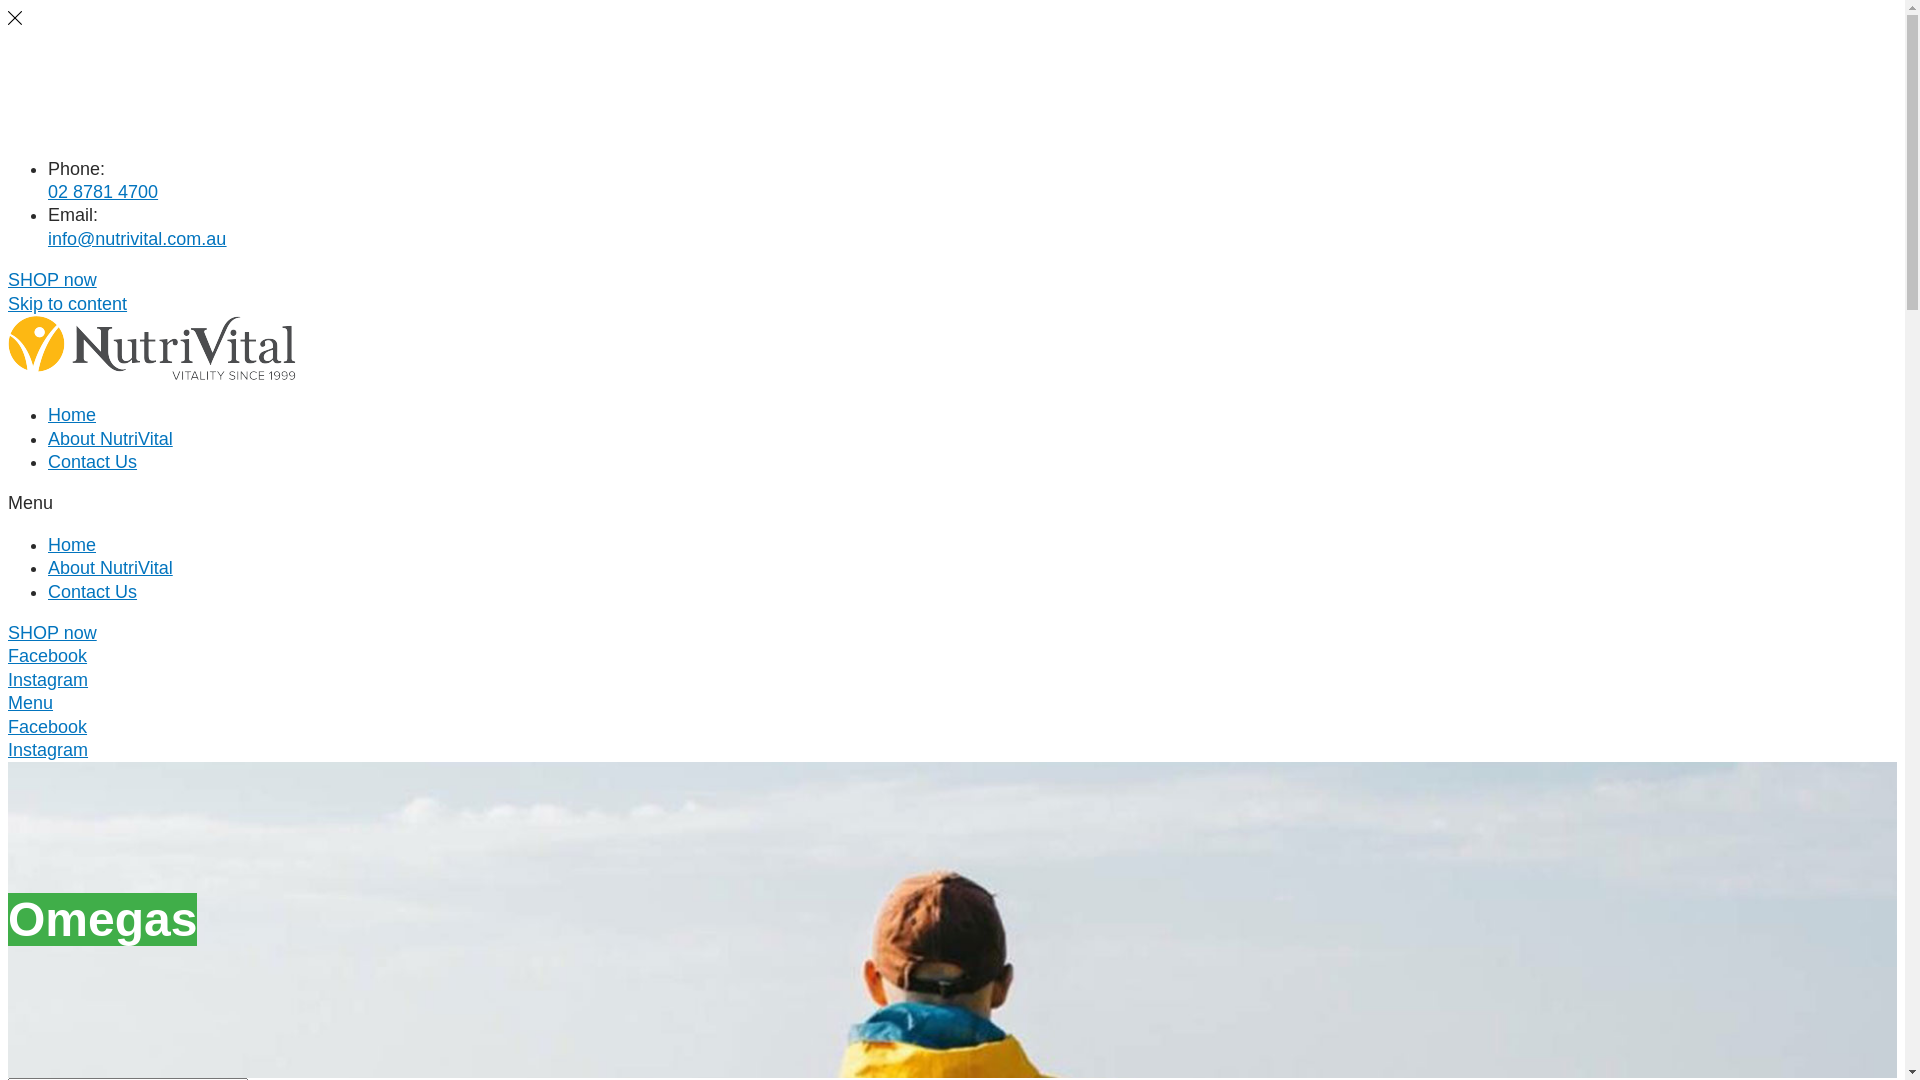 The height and width of the screenshot is (1080, 1920). Describe the element at coordinates (8, 749) in the screenshot. I see `'Instagram'` at that location.